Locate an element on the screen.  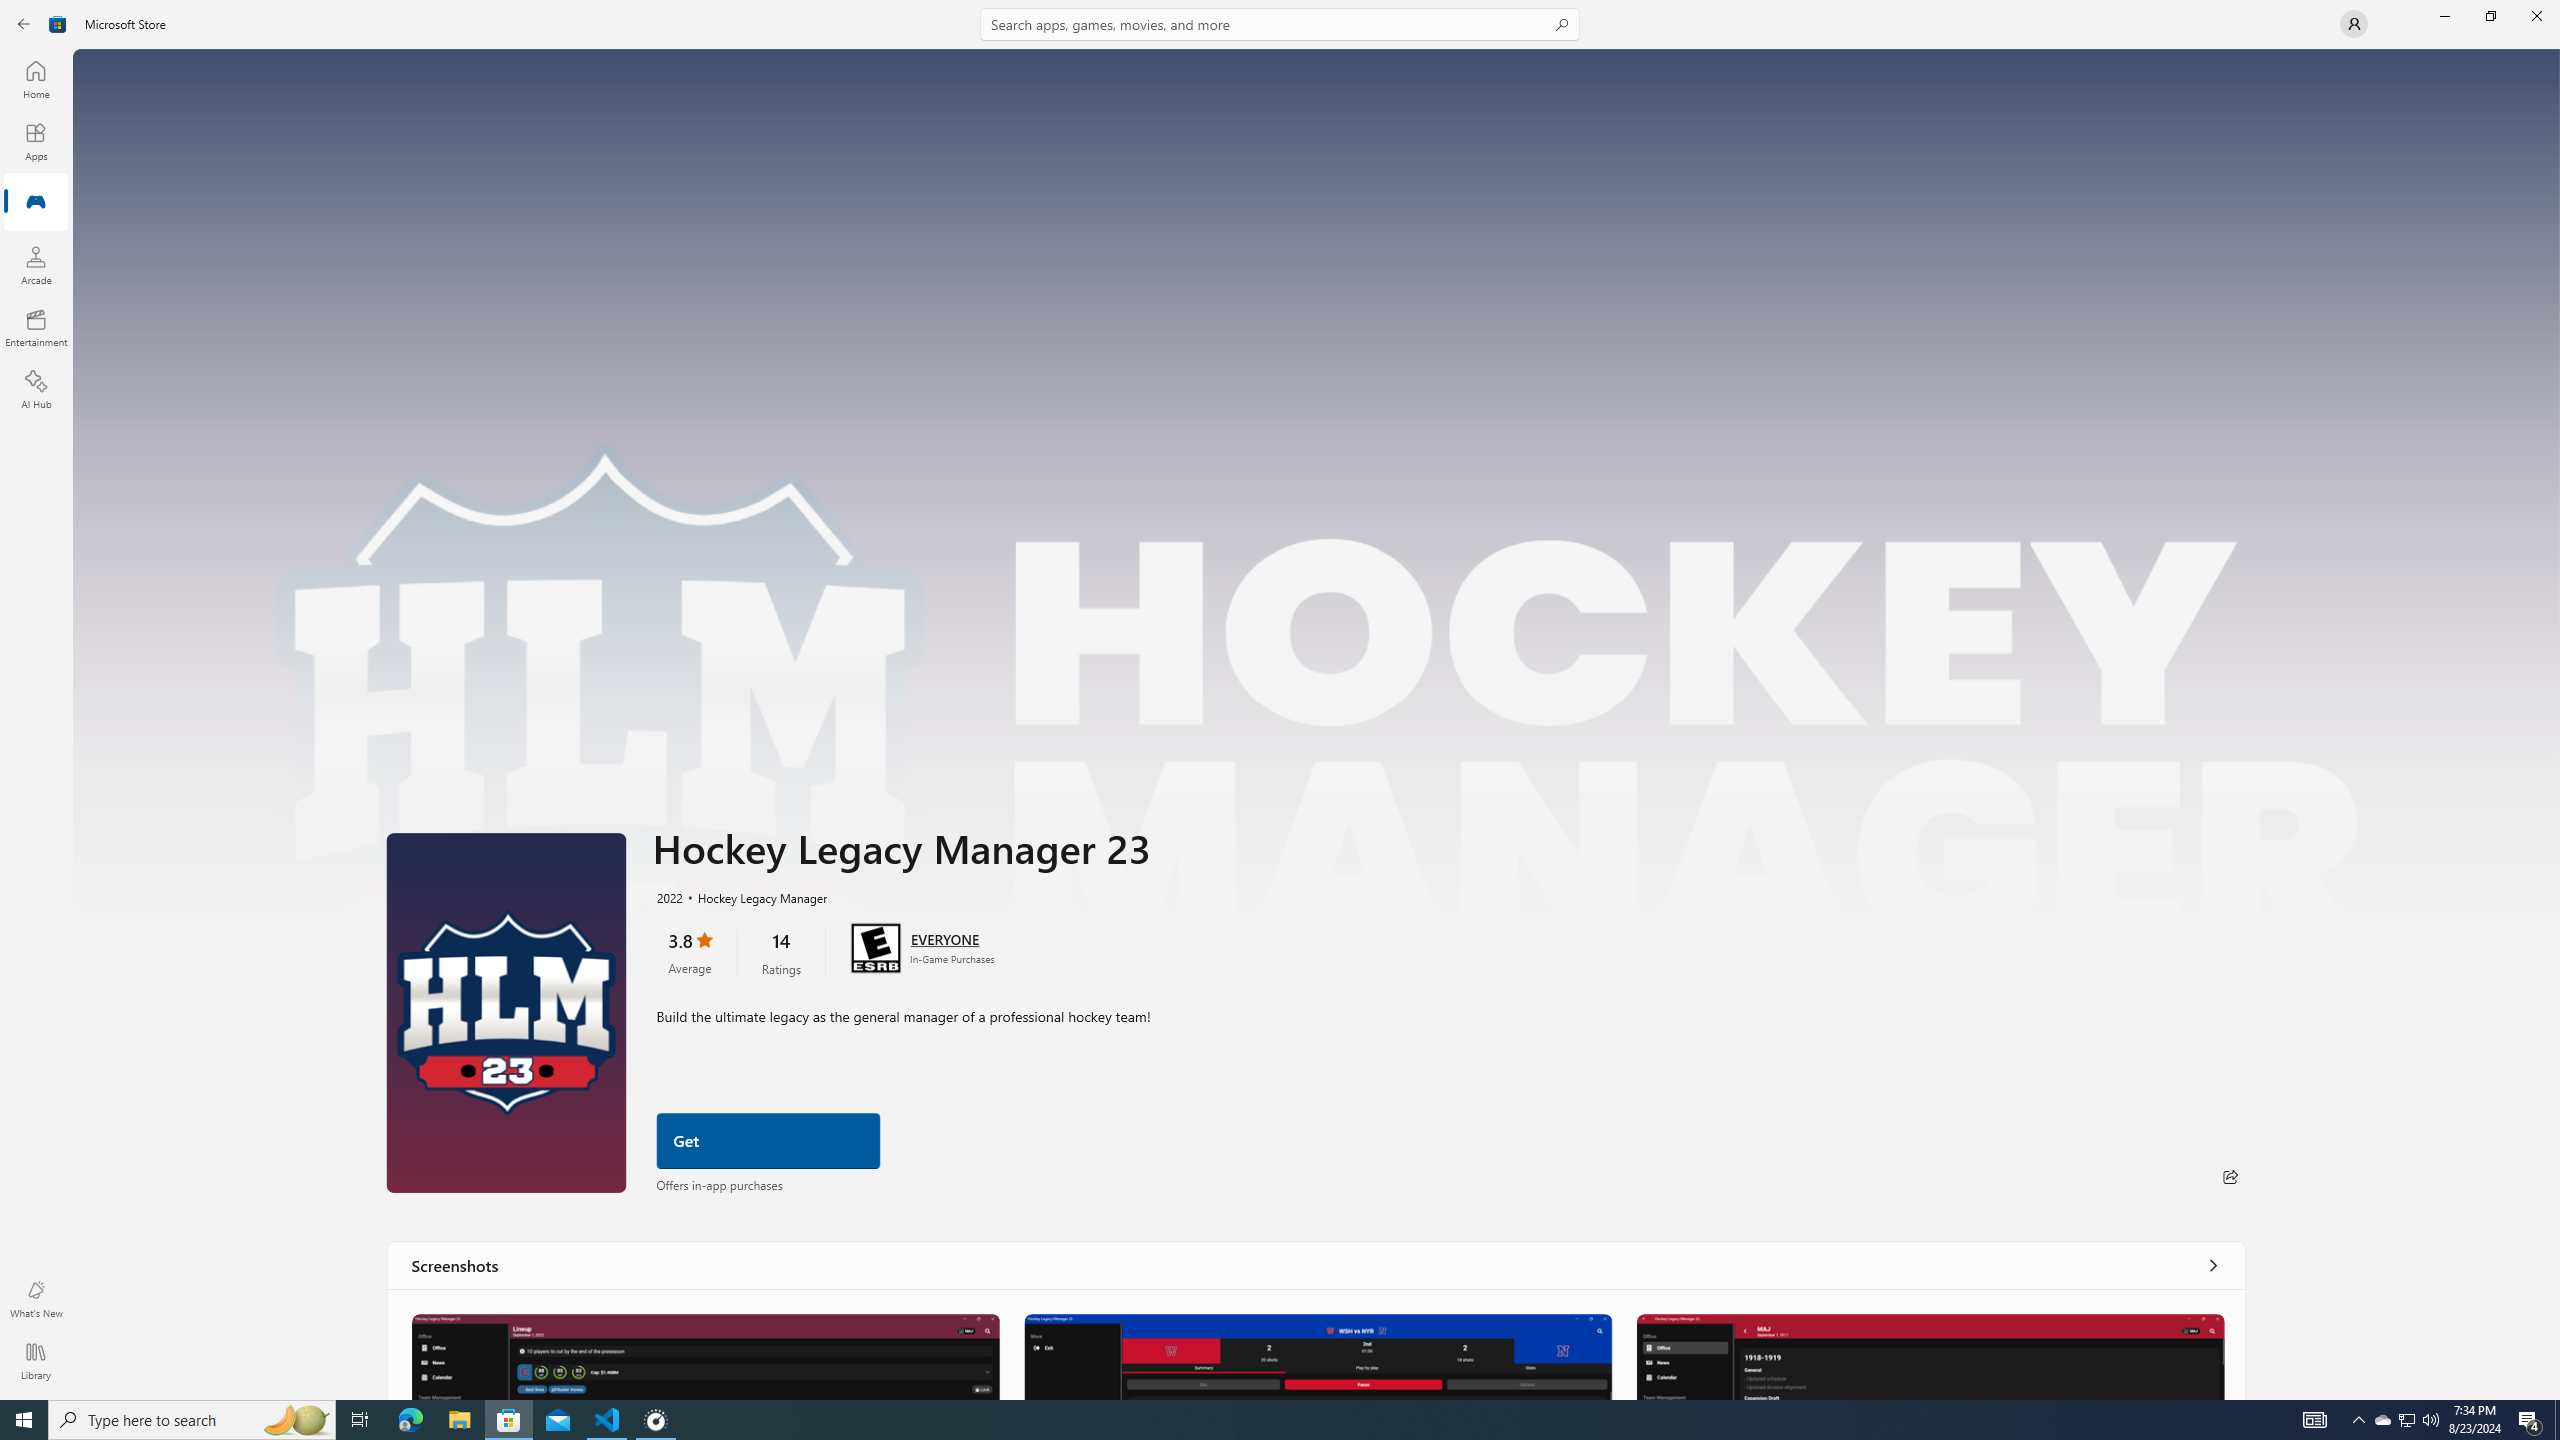
'Screenshot 2' is located at coordinates (1316, 1355).